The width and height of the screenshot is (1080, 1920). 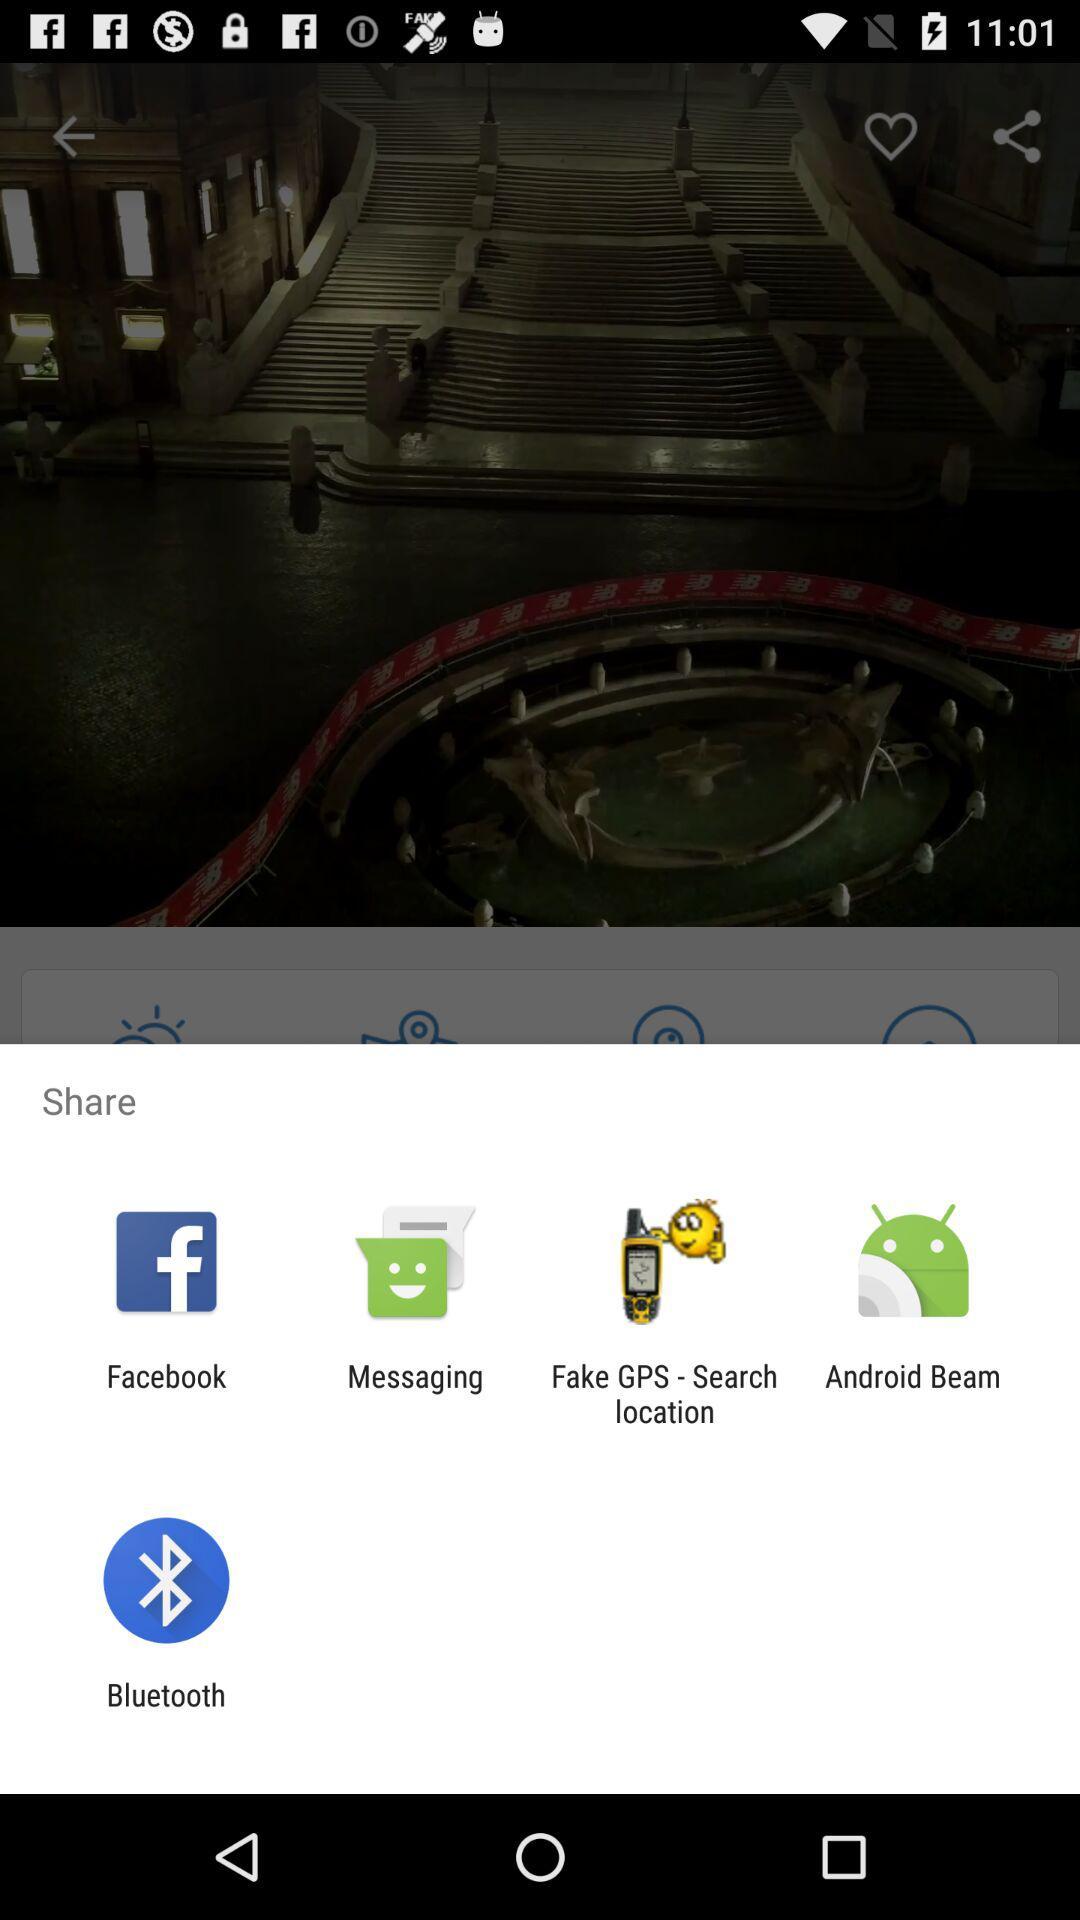 I want to click on facebook, so click(x=165, y=1392).